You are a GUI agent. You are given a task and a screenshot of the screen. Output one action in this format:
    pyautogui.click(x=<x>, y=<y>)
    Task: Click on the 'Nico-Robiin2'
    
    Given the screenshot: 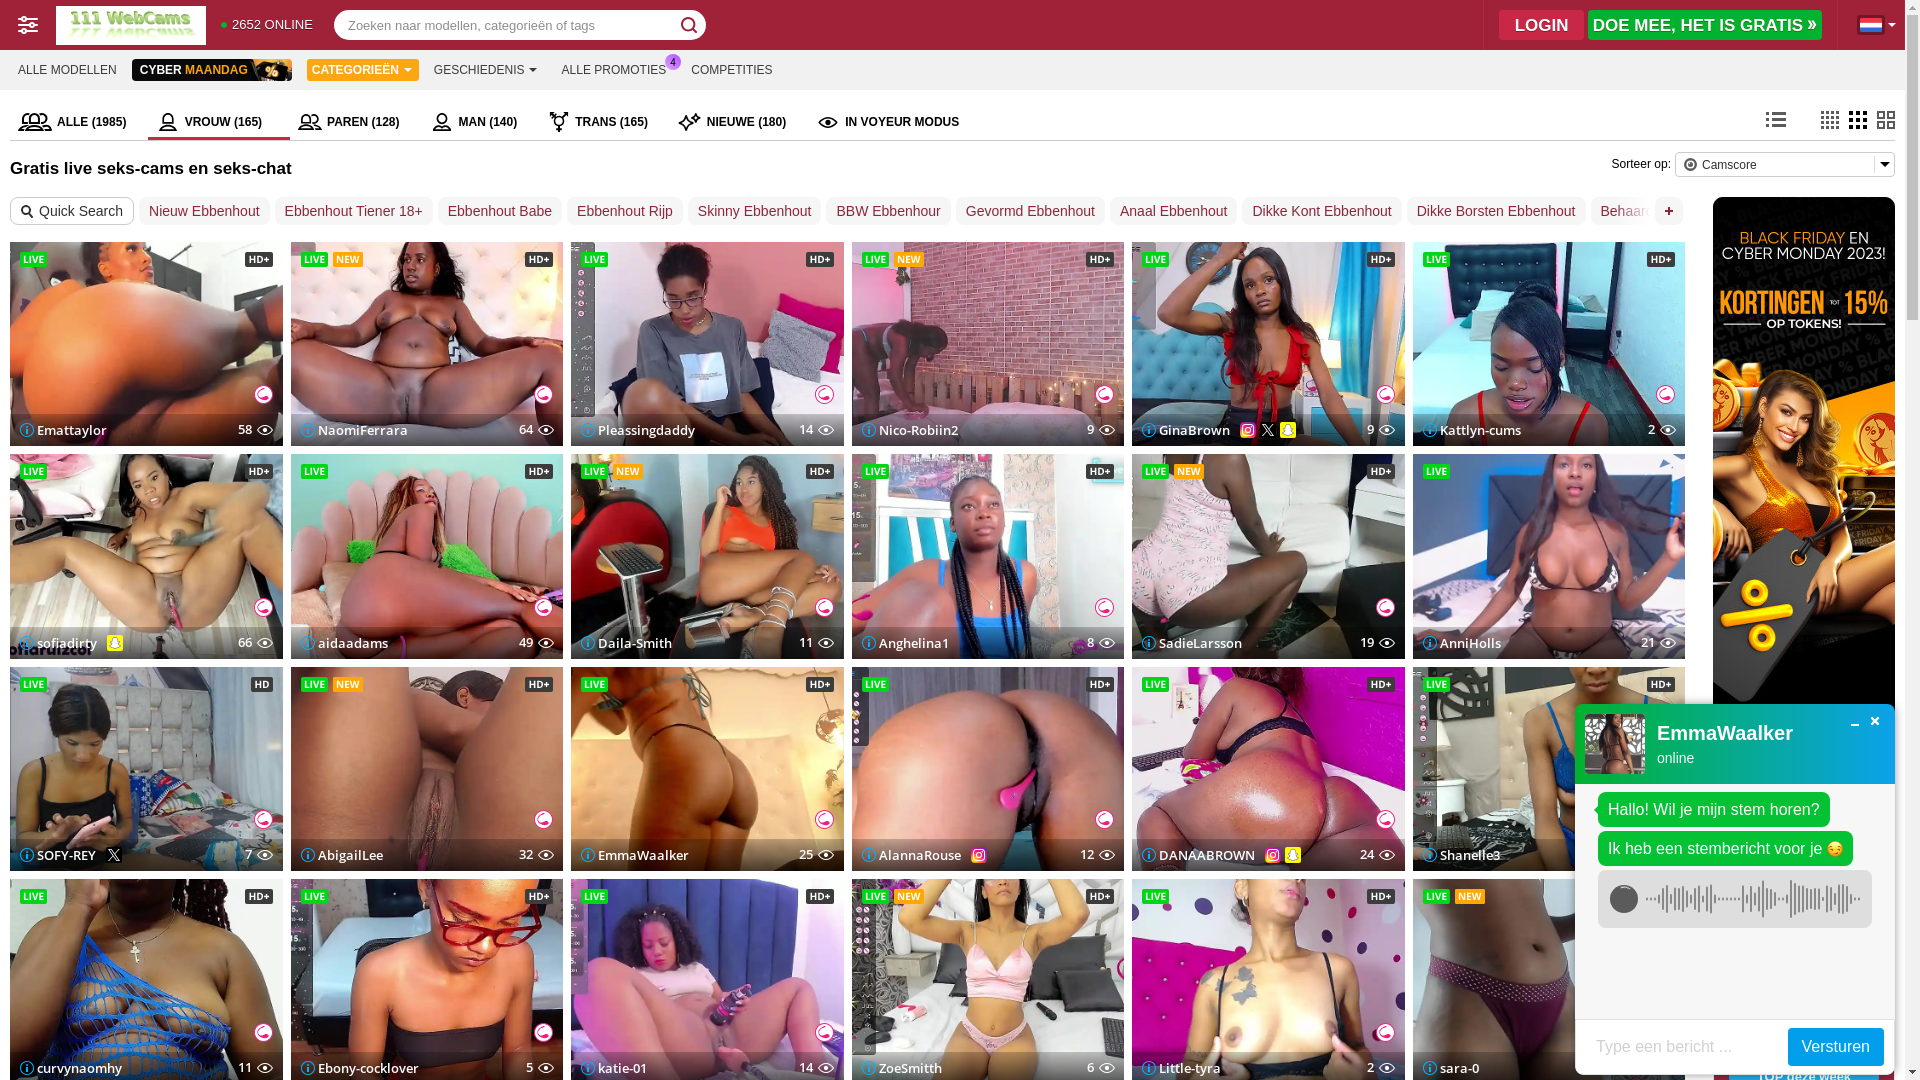 What is the action you would take?
    pyautogui.click(x=909, y=428)
    